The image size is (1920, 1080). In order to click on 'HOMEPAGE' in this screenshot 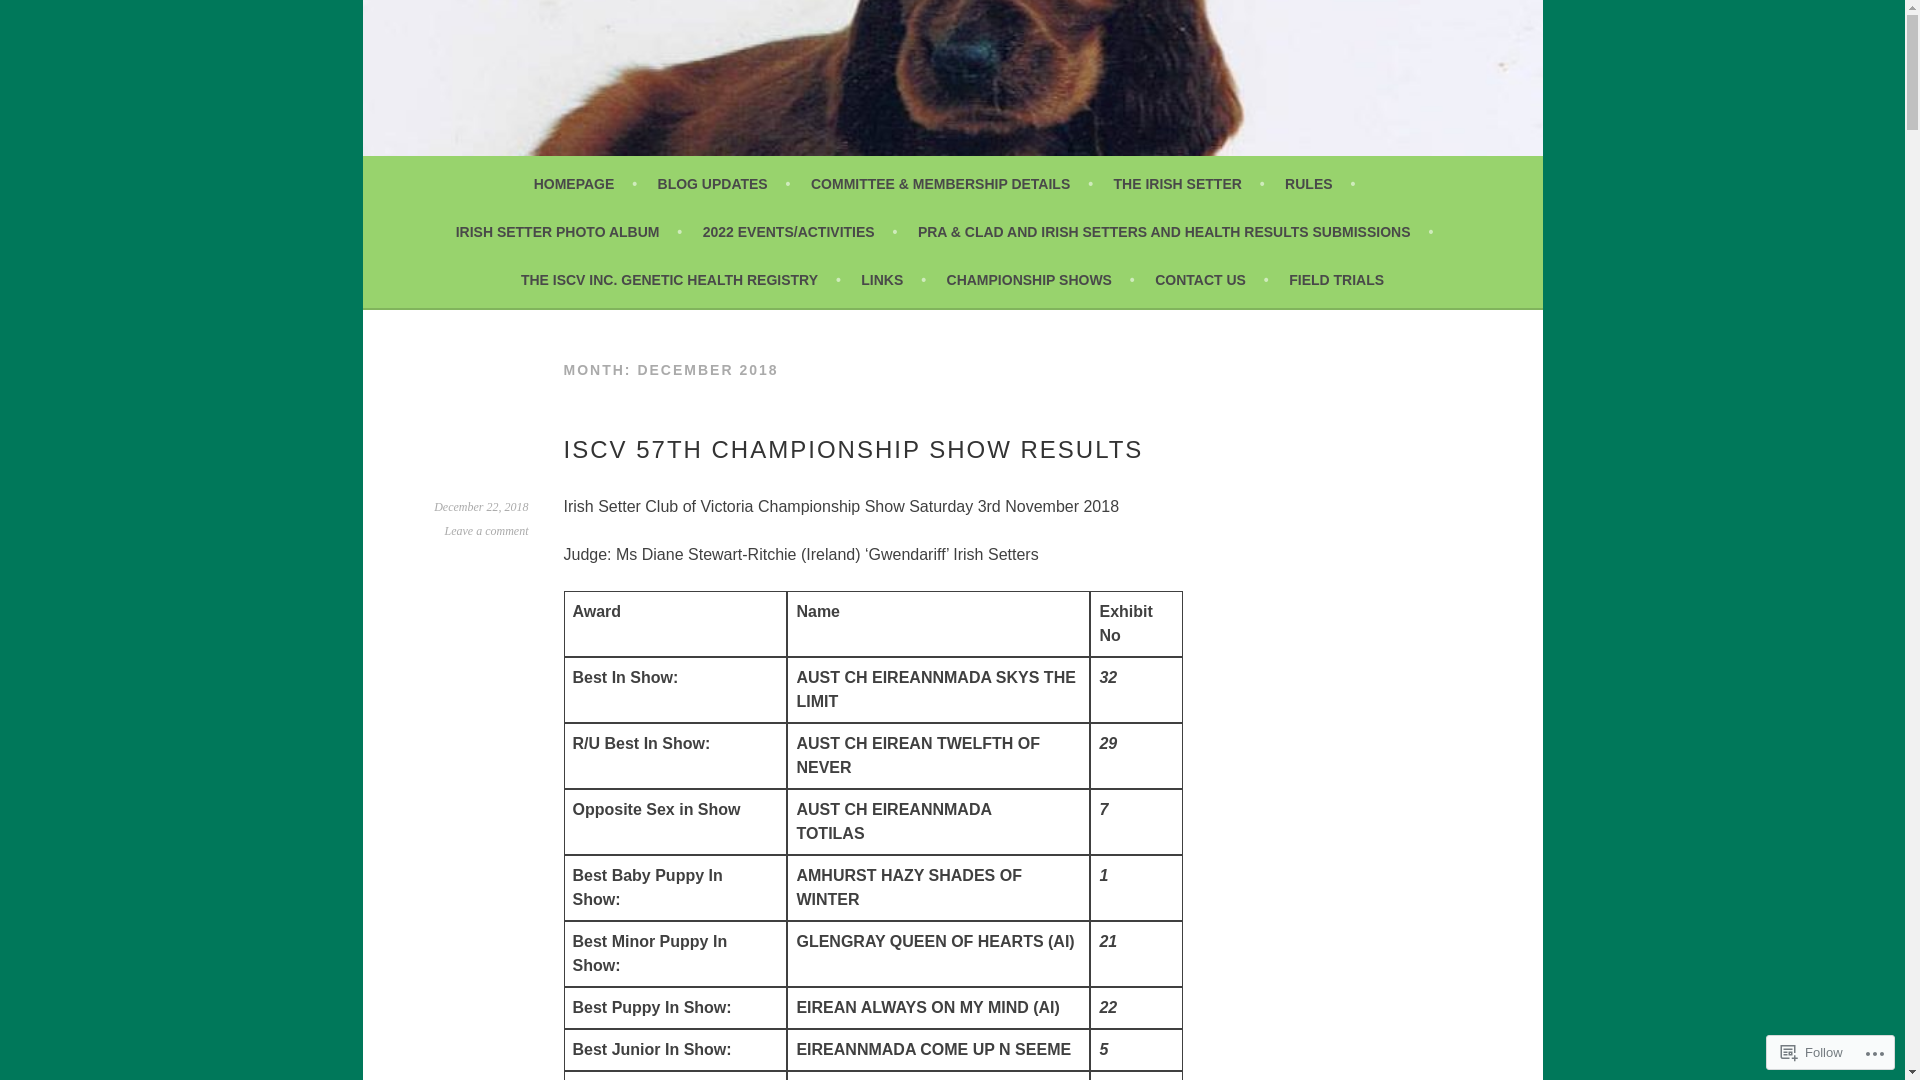, I will do `click(584, 184)`.